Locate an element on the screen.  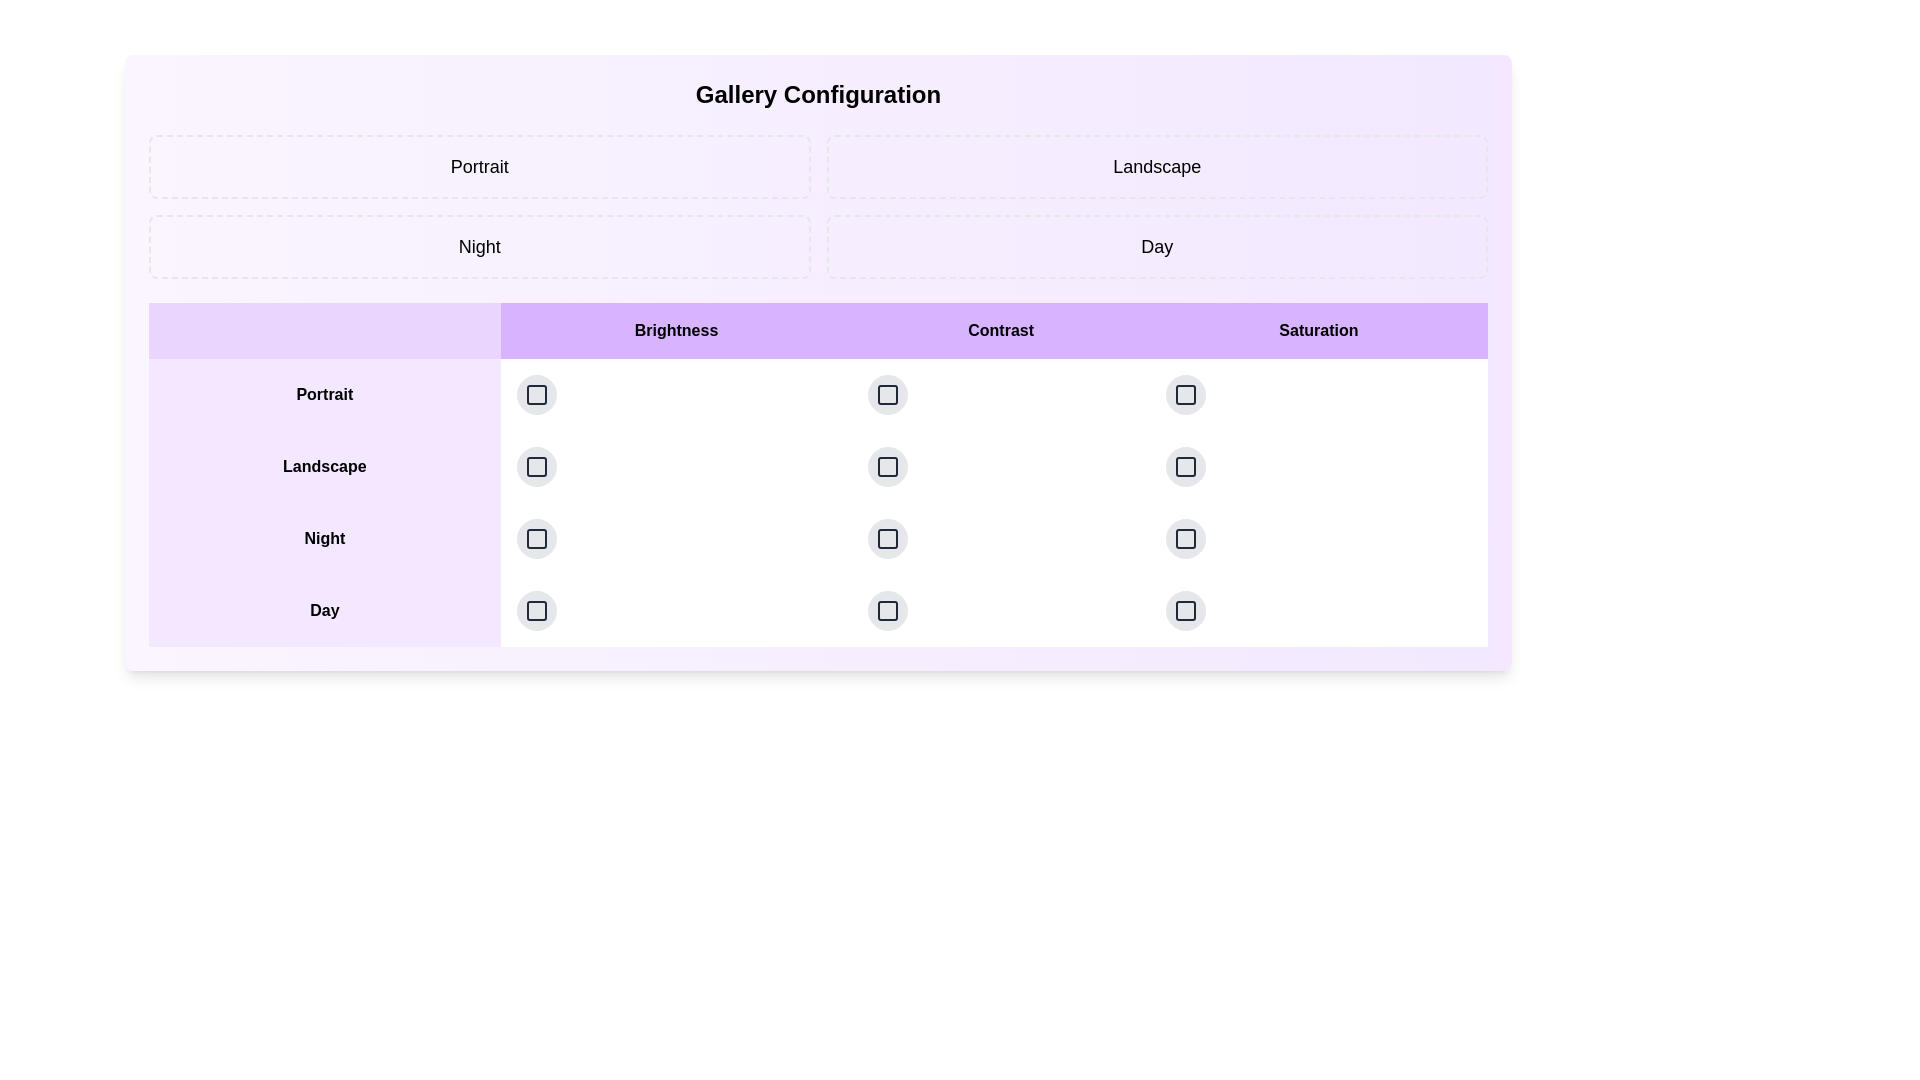
the text label displaying 'Day' in bold font, located within a light purple background in the fourth box of a horizontal arrangement, below the 'Gallery Configuration' heading is located at coordinates (1157, 245).